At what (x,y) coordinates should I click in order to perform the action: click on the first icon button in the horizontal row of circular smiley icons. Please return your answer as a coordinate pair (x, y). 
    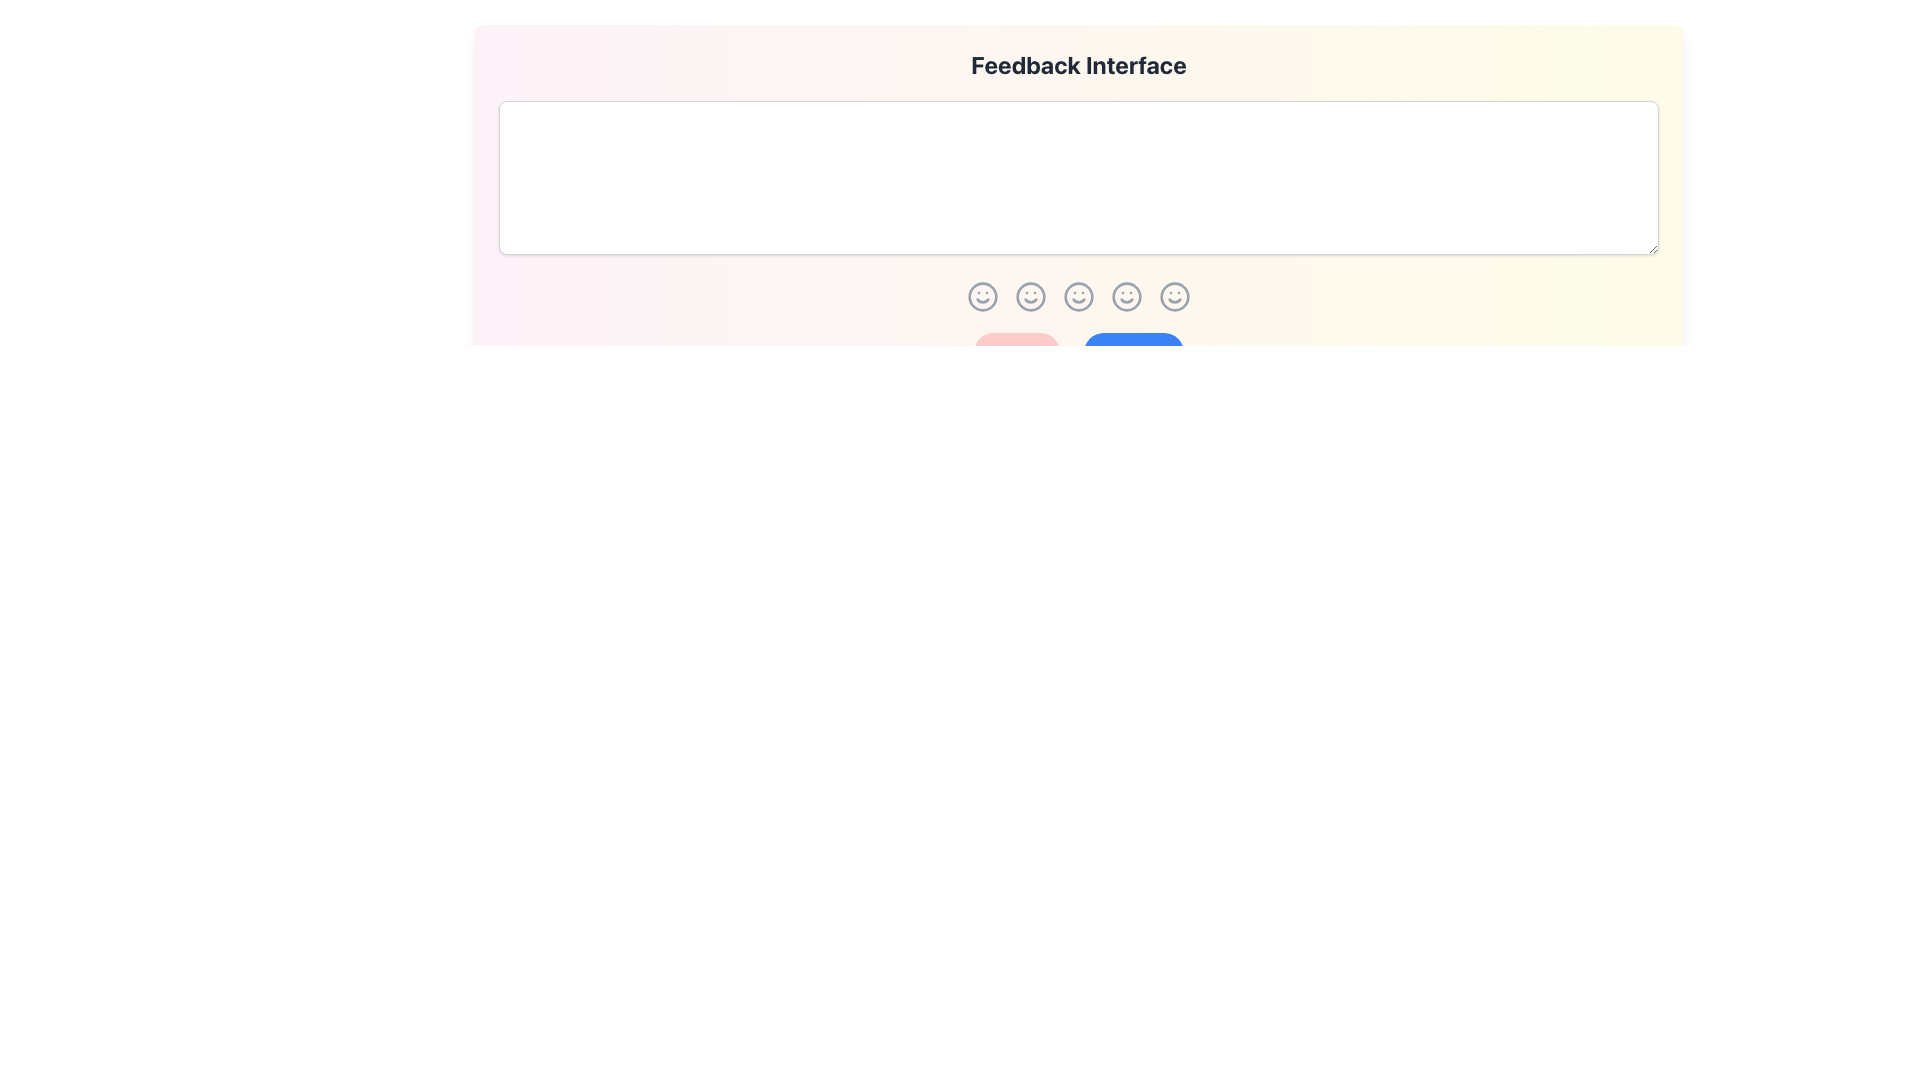
    Looking at the image, I should click on (983, 297).